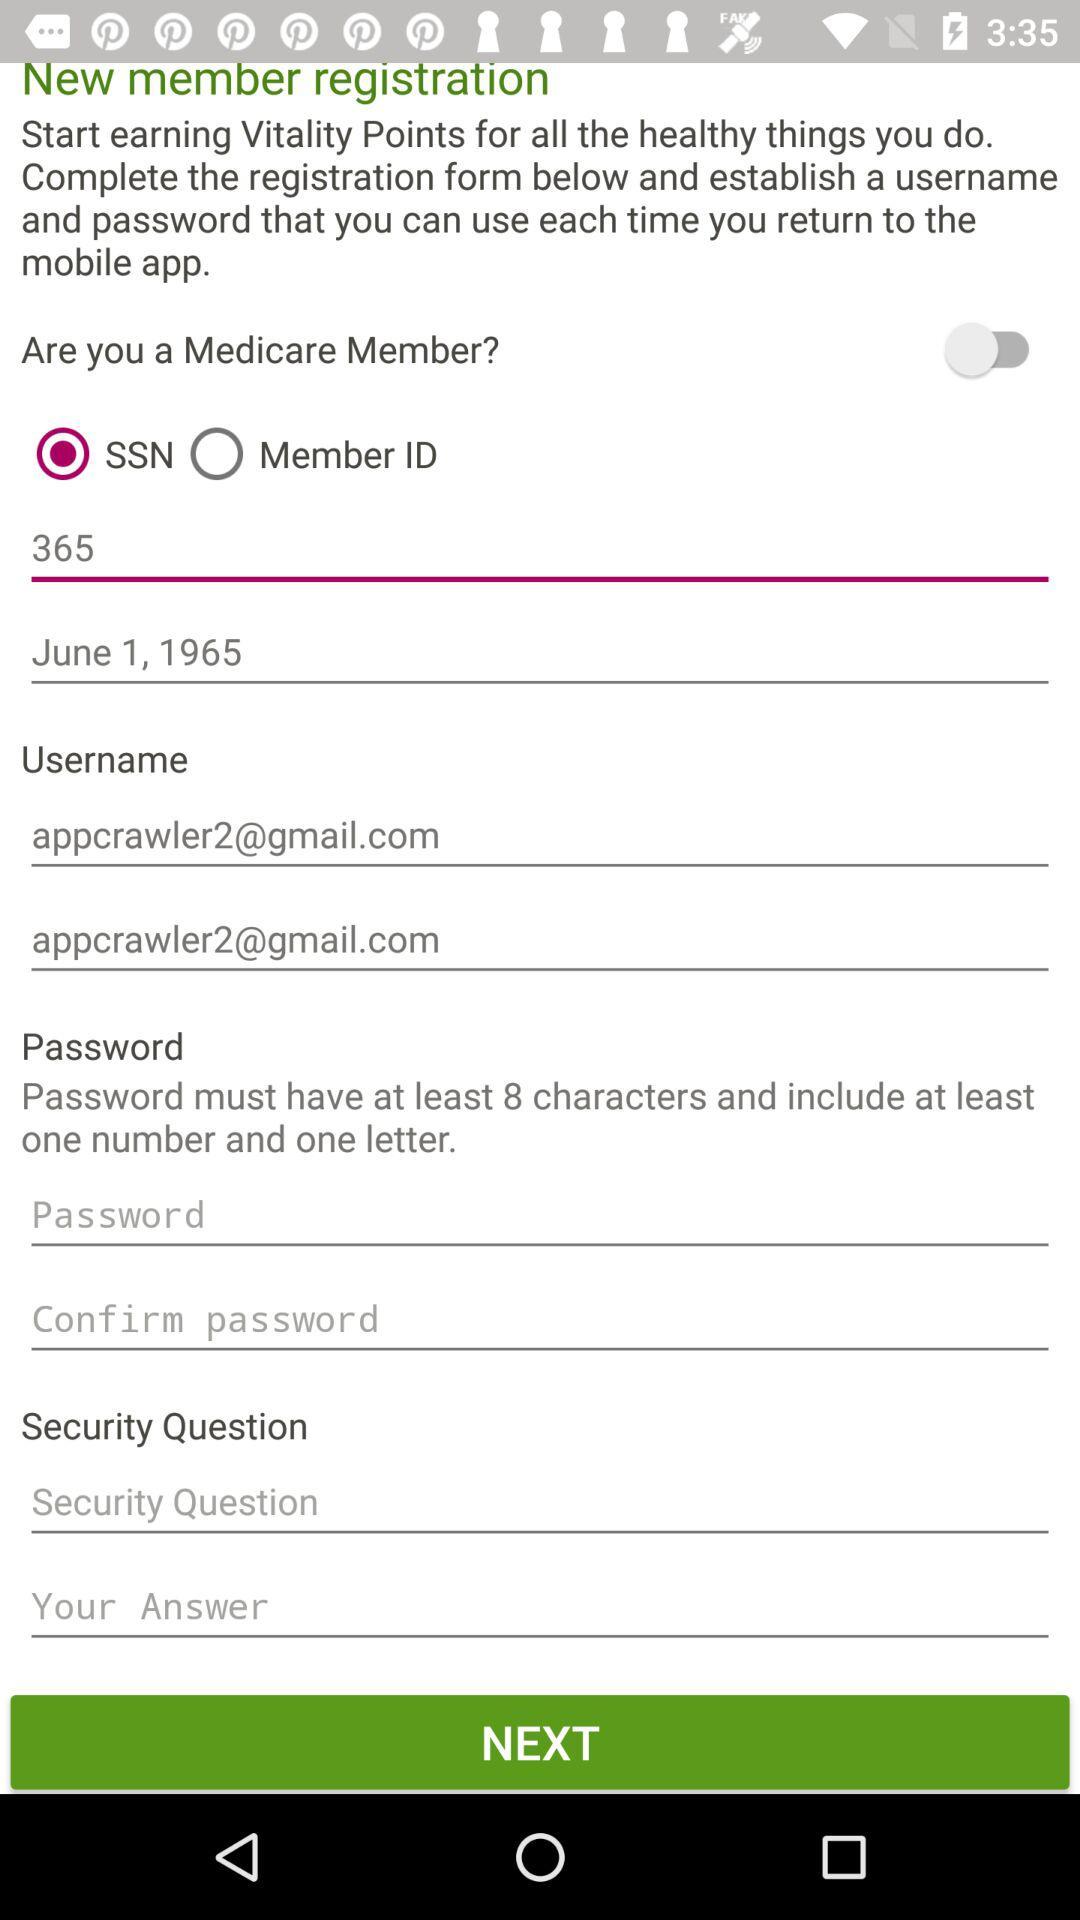 The width and height of the screenshot is (1080, 1920). What do you see at coordinates (540, 1213) in the screenshot?
I see `password` at bounding box center [540, 1213].